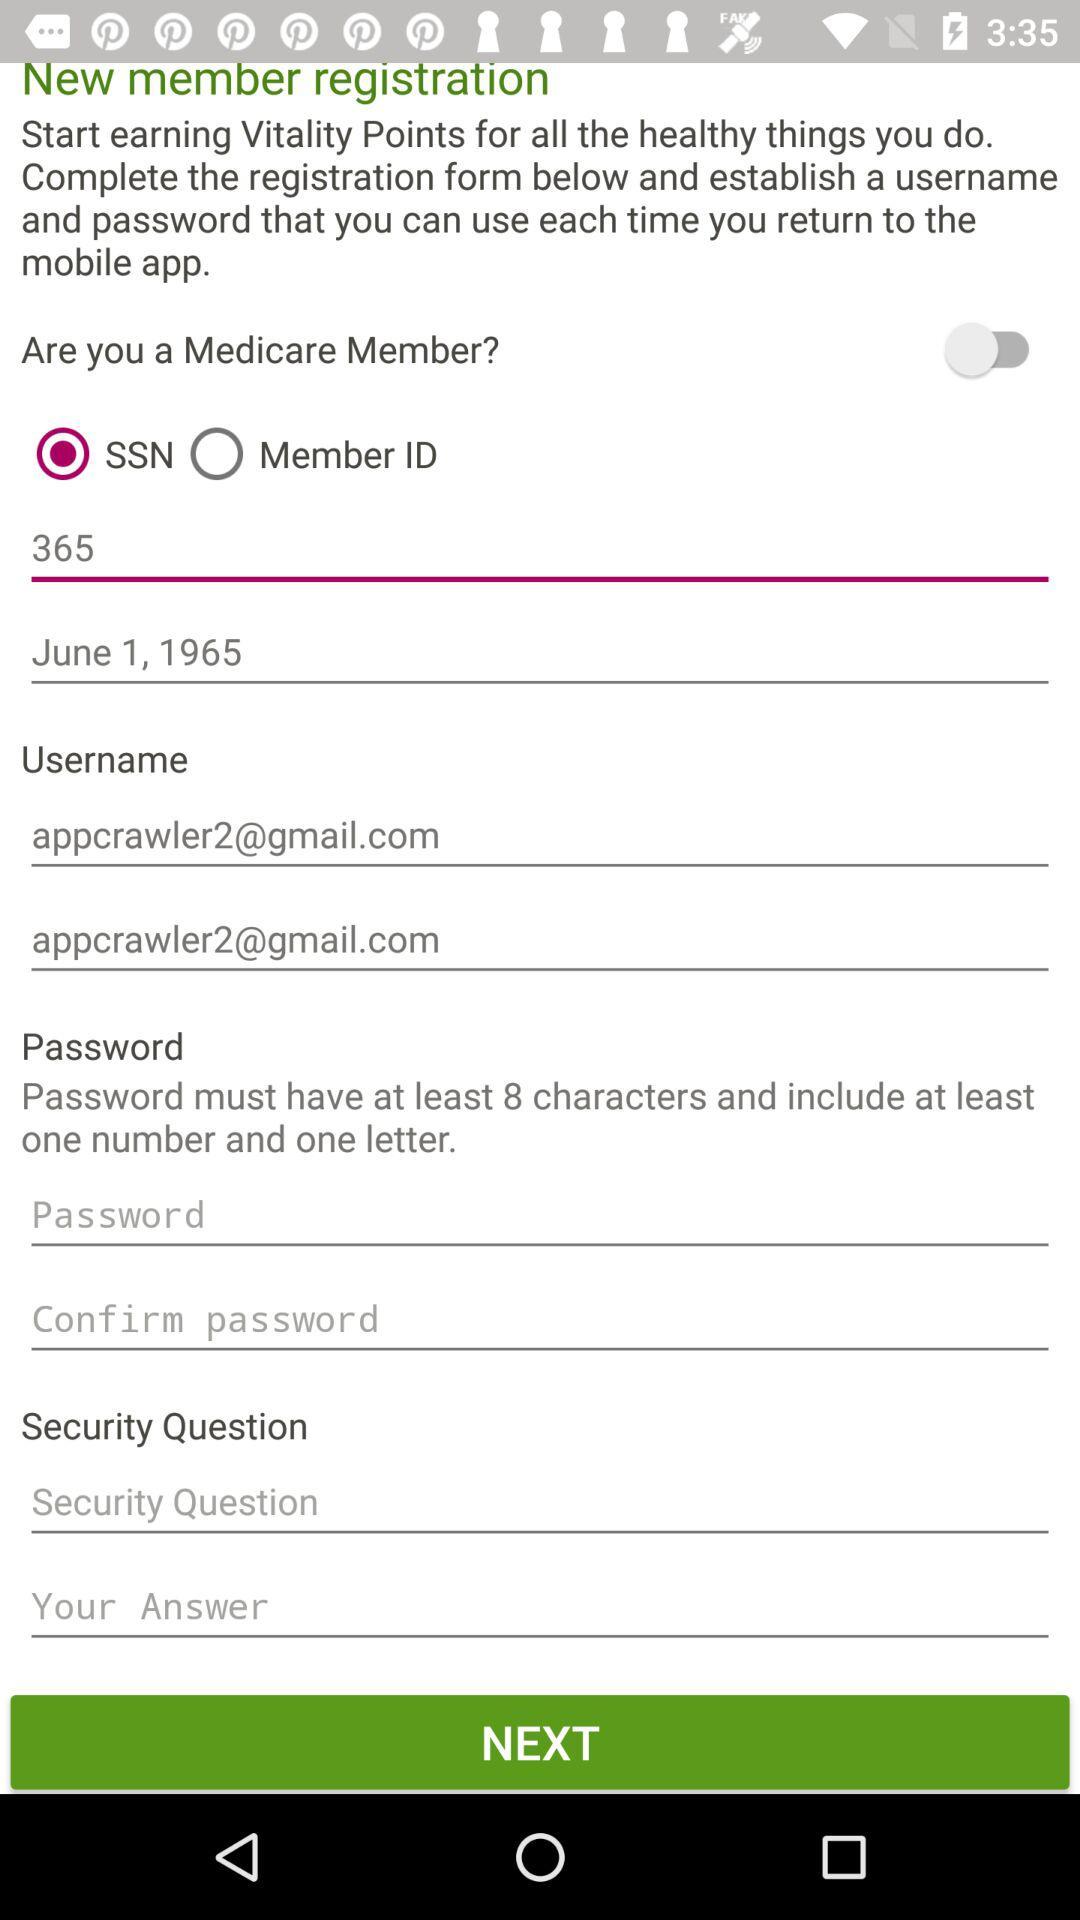 The width and height of the screenshot is (1080, 1920). What do you see at coordinates (540, 1213) in the screenshot?
I see `password` at bounding box center [540, 1213].